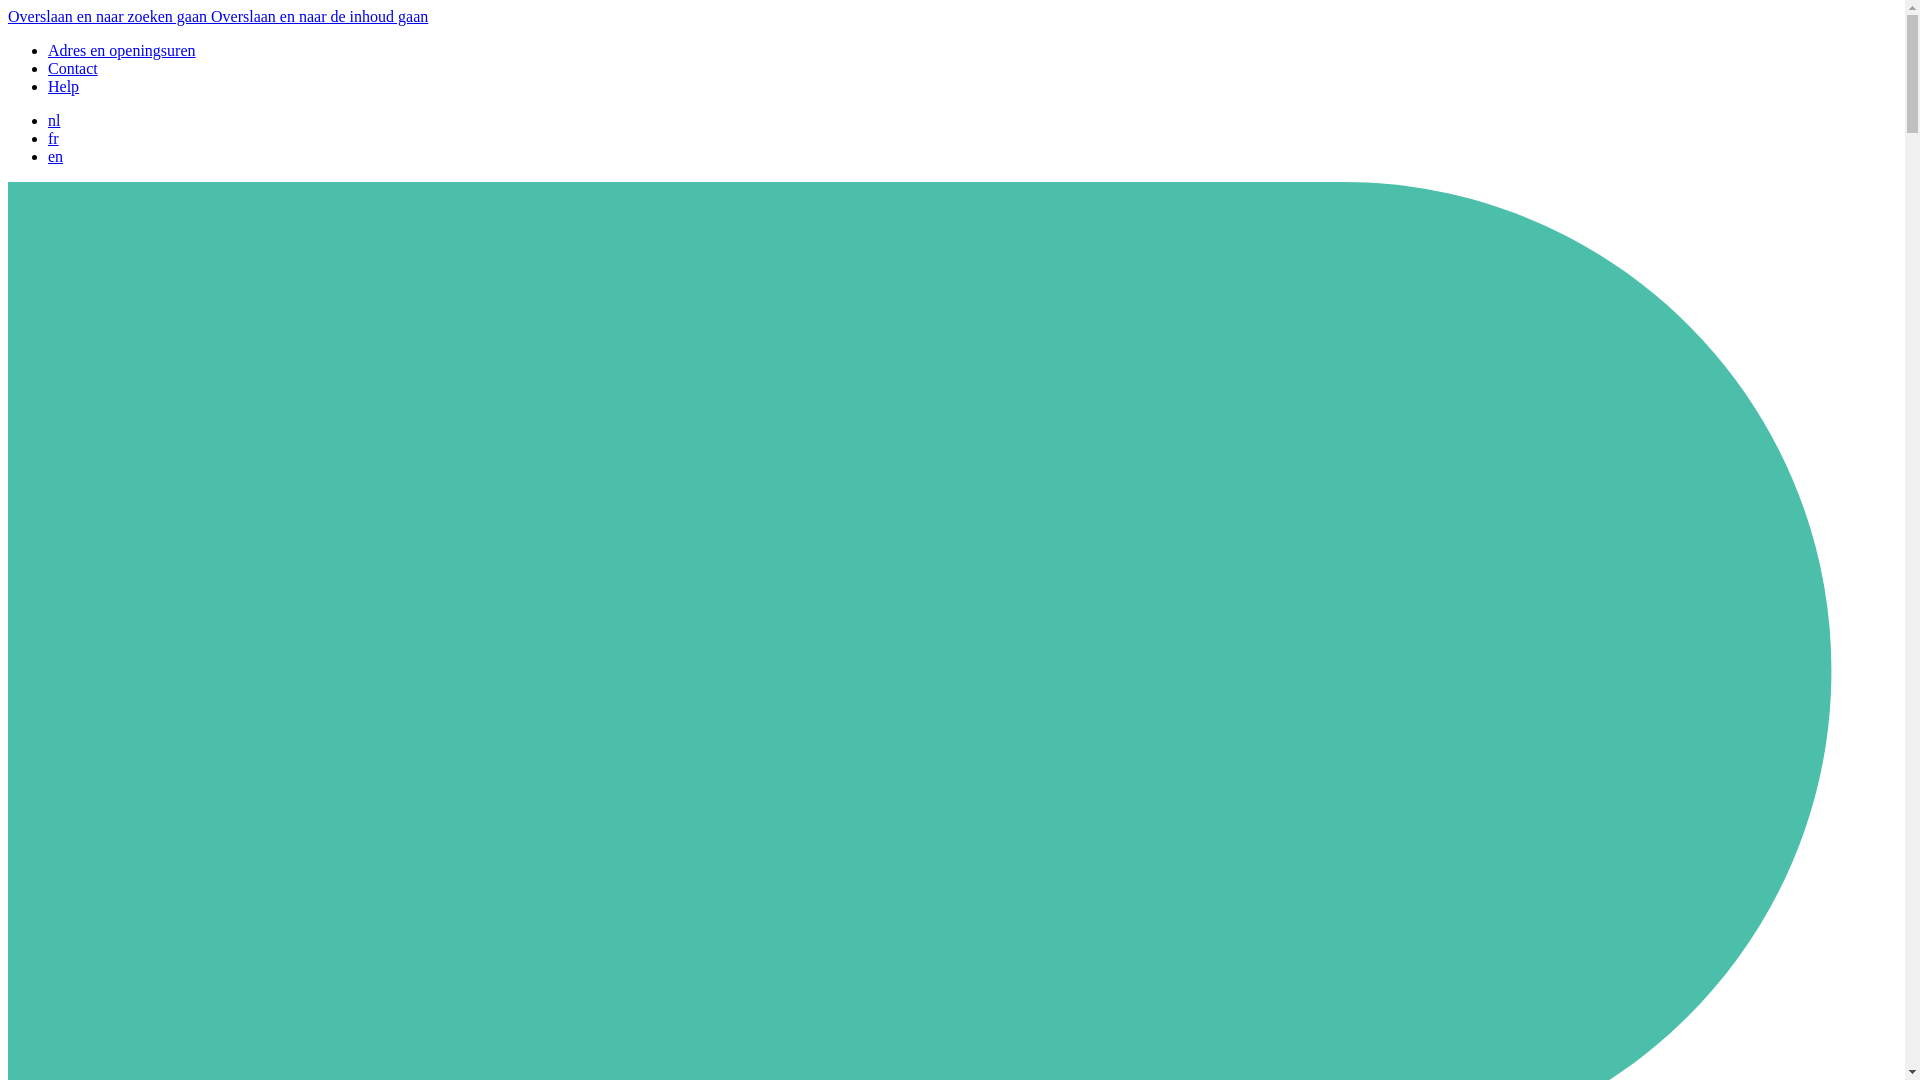  What do you see at coordinates (108, 16) in the screenshot?
I see `'Overslaan en naar zoeken gaan'` at bounding box center [108, 16].